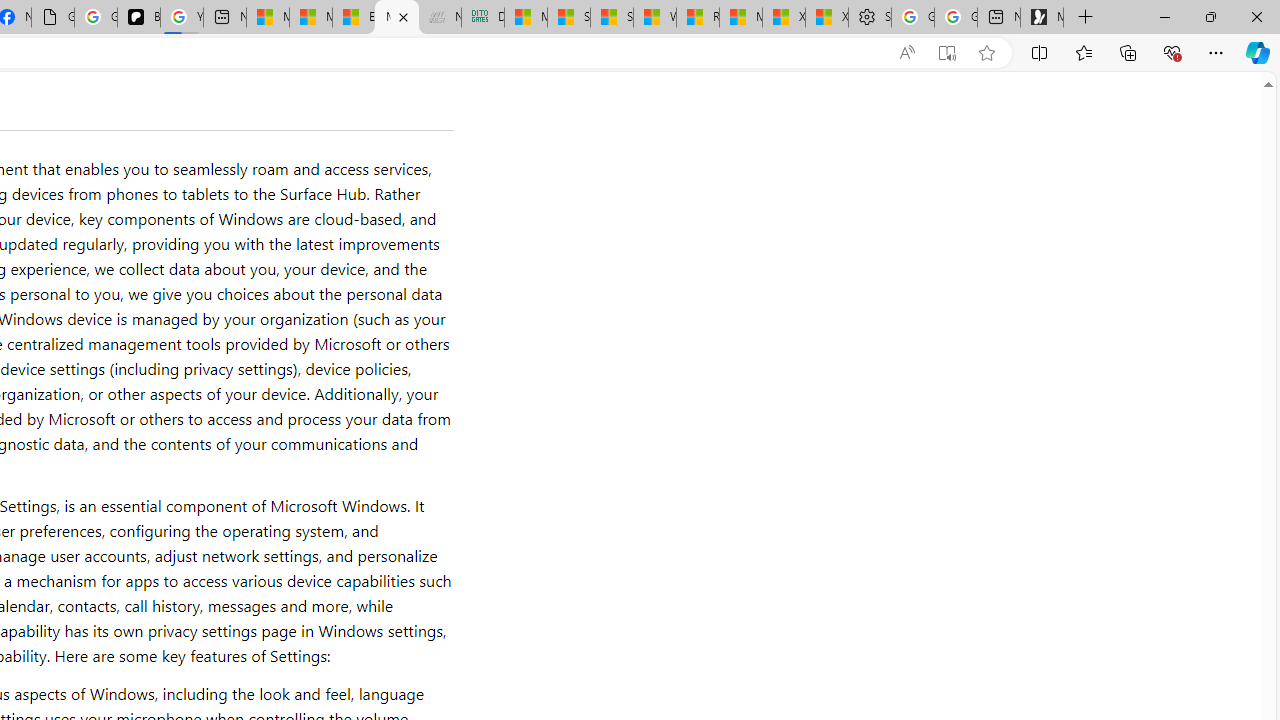  Describe the element at coordinates (53, 17) in the screenshot. I see `'Google Analytics Opt-out Browser Add-on Download Page'` at that location.